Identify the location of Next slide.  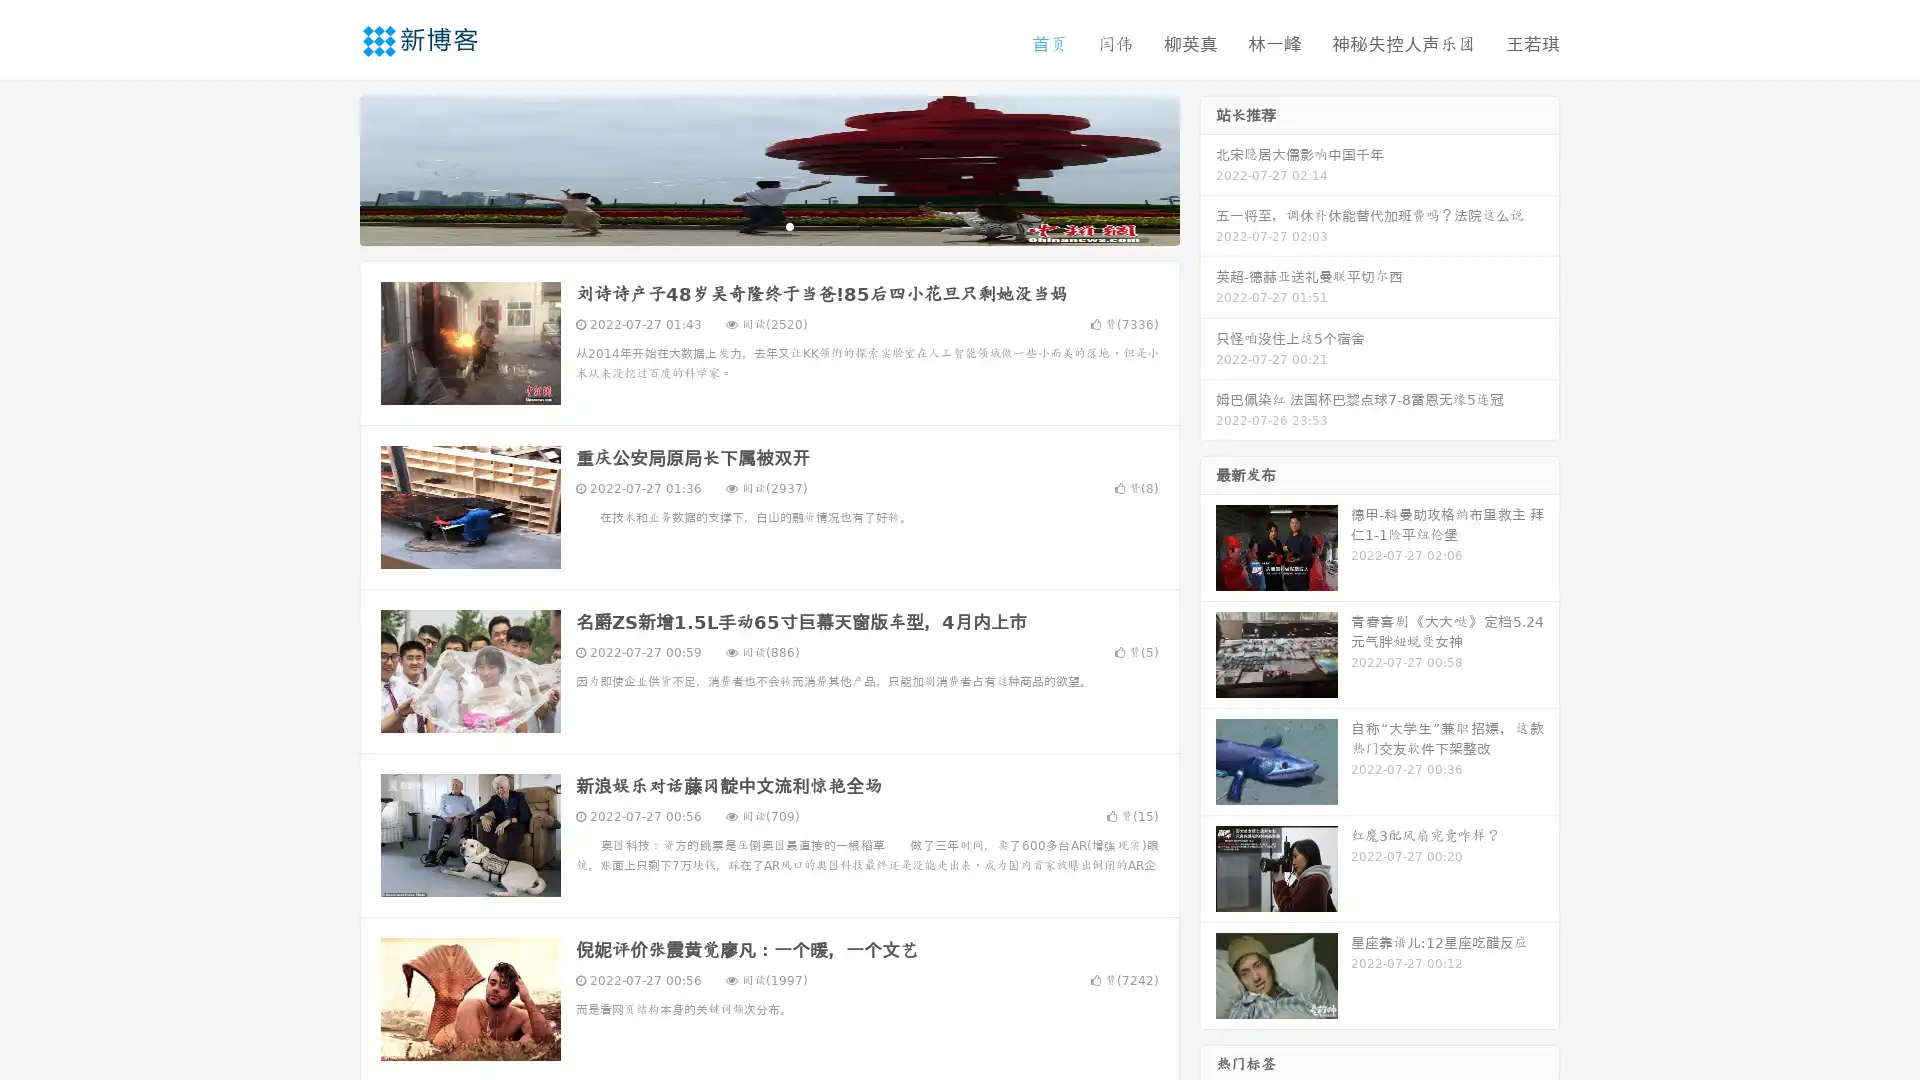
(1208, 168).